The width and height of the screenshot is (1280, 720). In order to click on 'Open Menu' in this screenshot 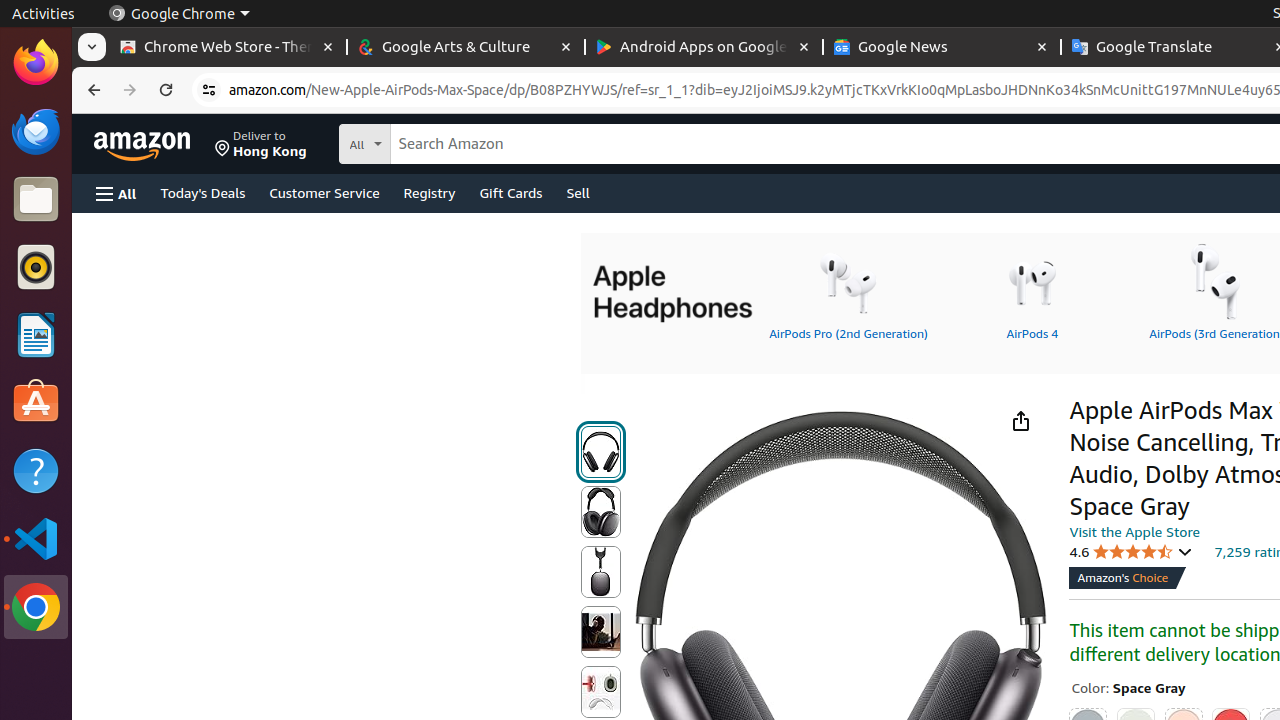, I will do `click(115, 193)`.